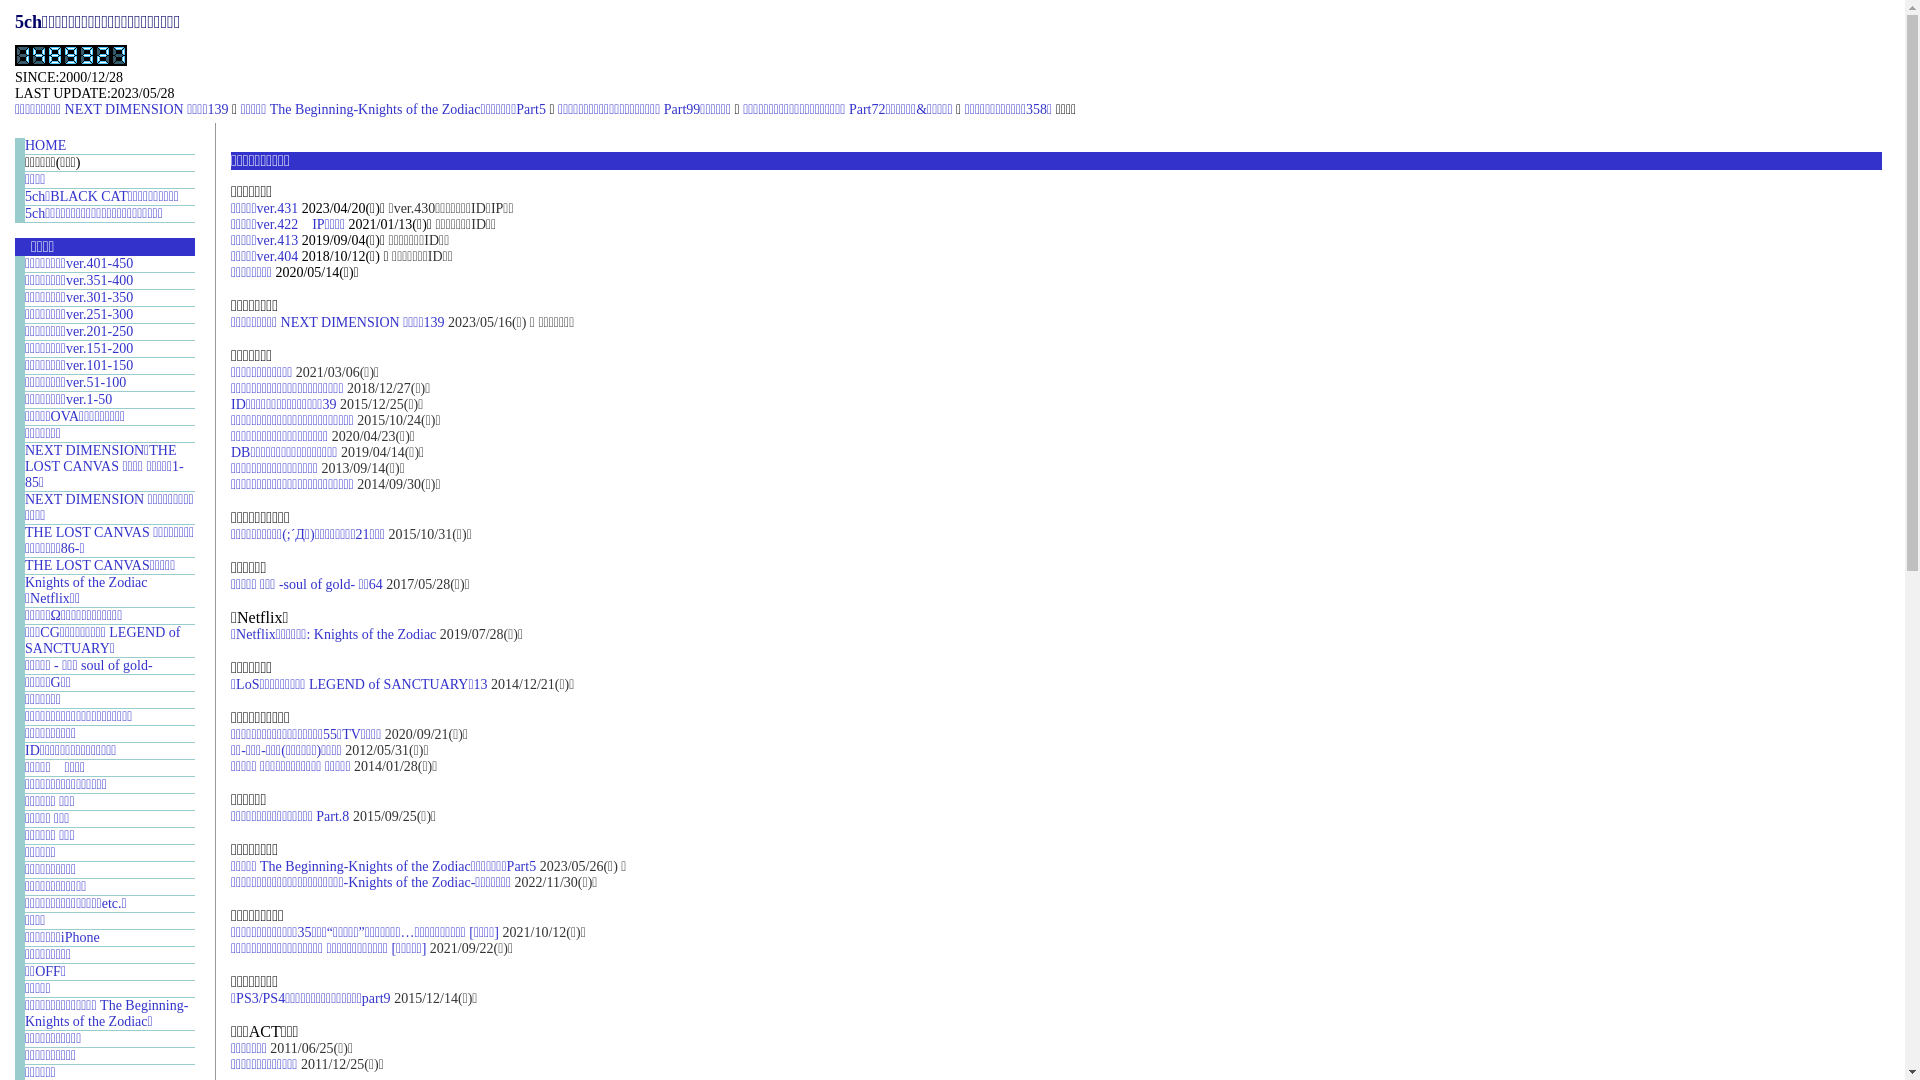  Describe the element at coordinates (45, 144) in the screenshot. I see `'HOME'` at that location.